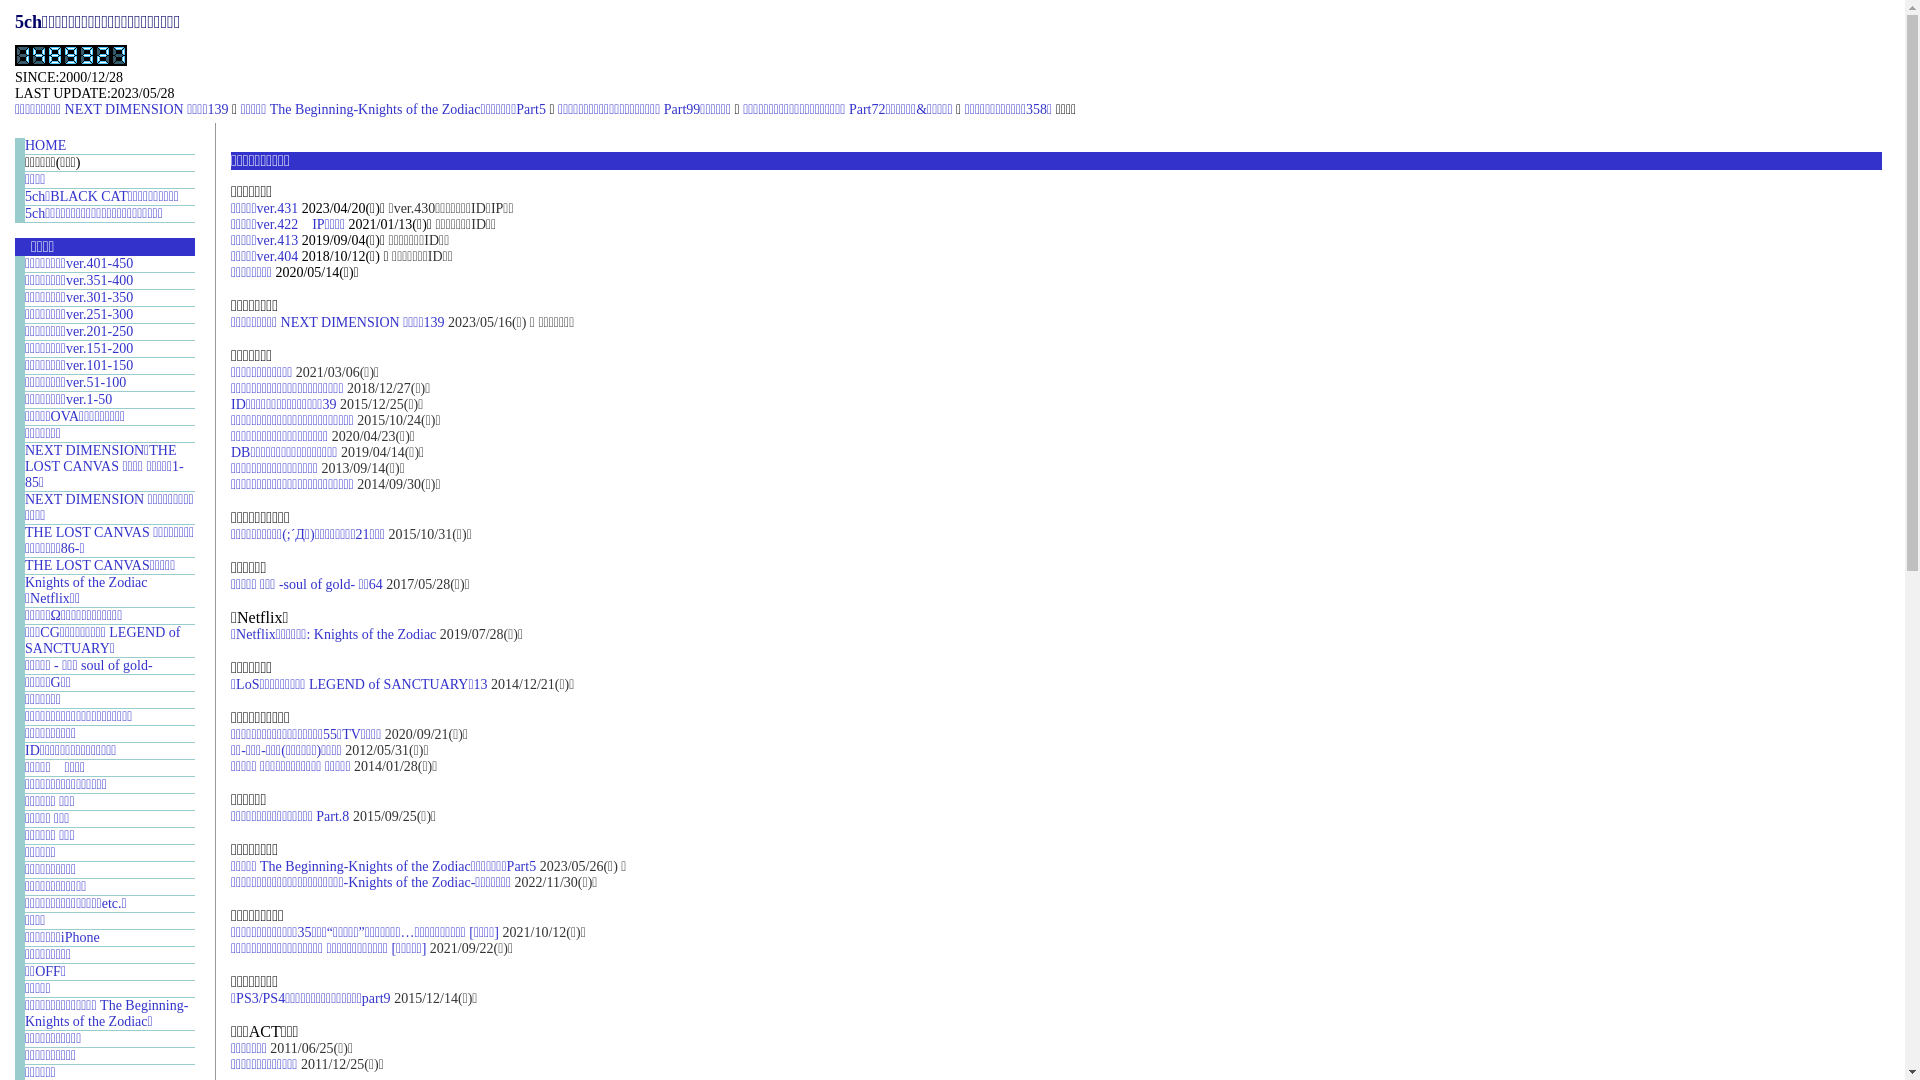  Describe the element at coordinates (45, 144) in the screenshot. I see `'HOME'` at that location.